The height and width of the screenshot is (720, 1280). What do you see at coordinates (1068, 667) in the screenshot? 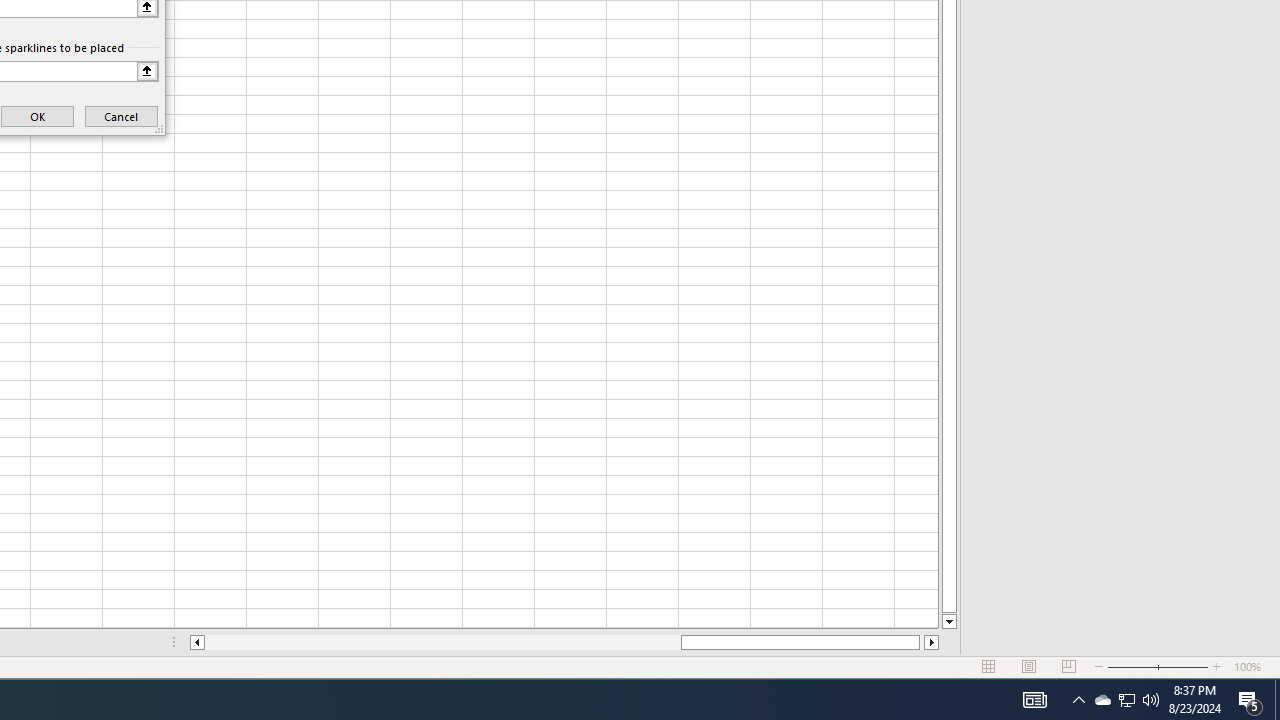
I see `'Page Break Preview'` at bounding box center [1068, 667].